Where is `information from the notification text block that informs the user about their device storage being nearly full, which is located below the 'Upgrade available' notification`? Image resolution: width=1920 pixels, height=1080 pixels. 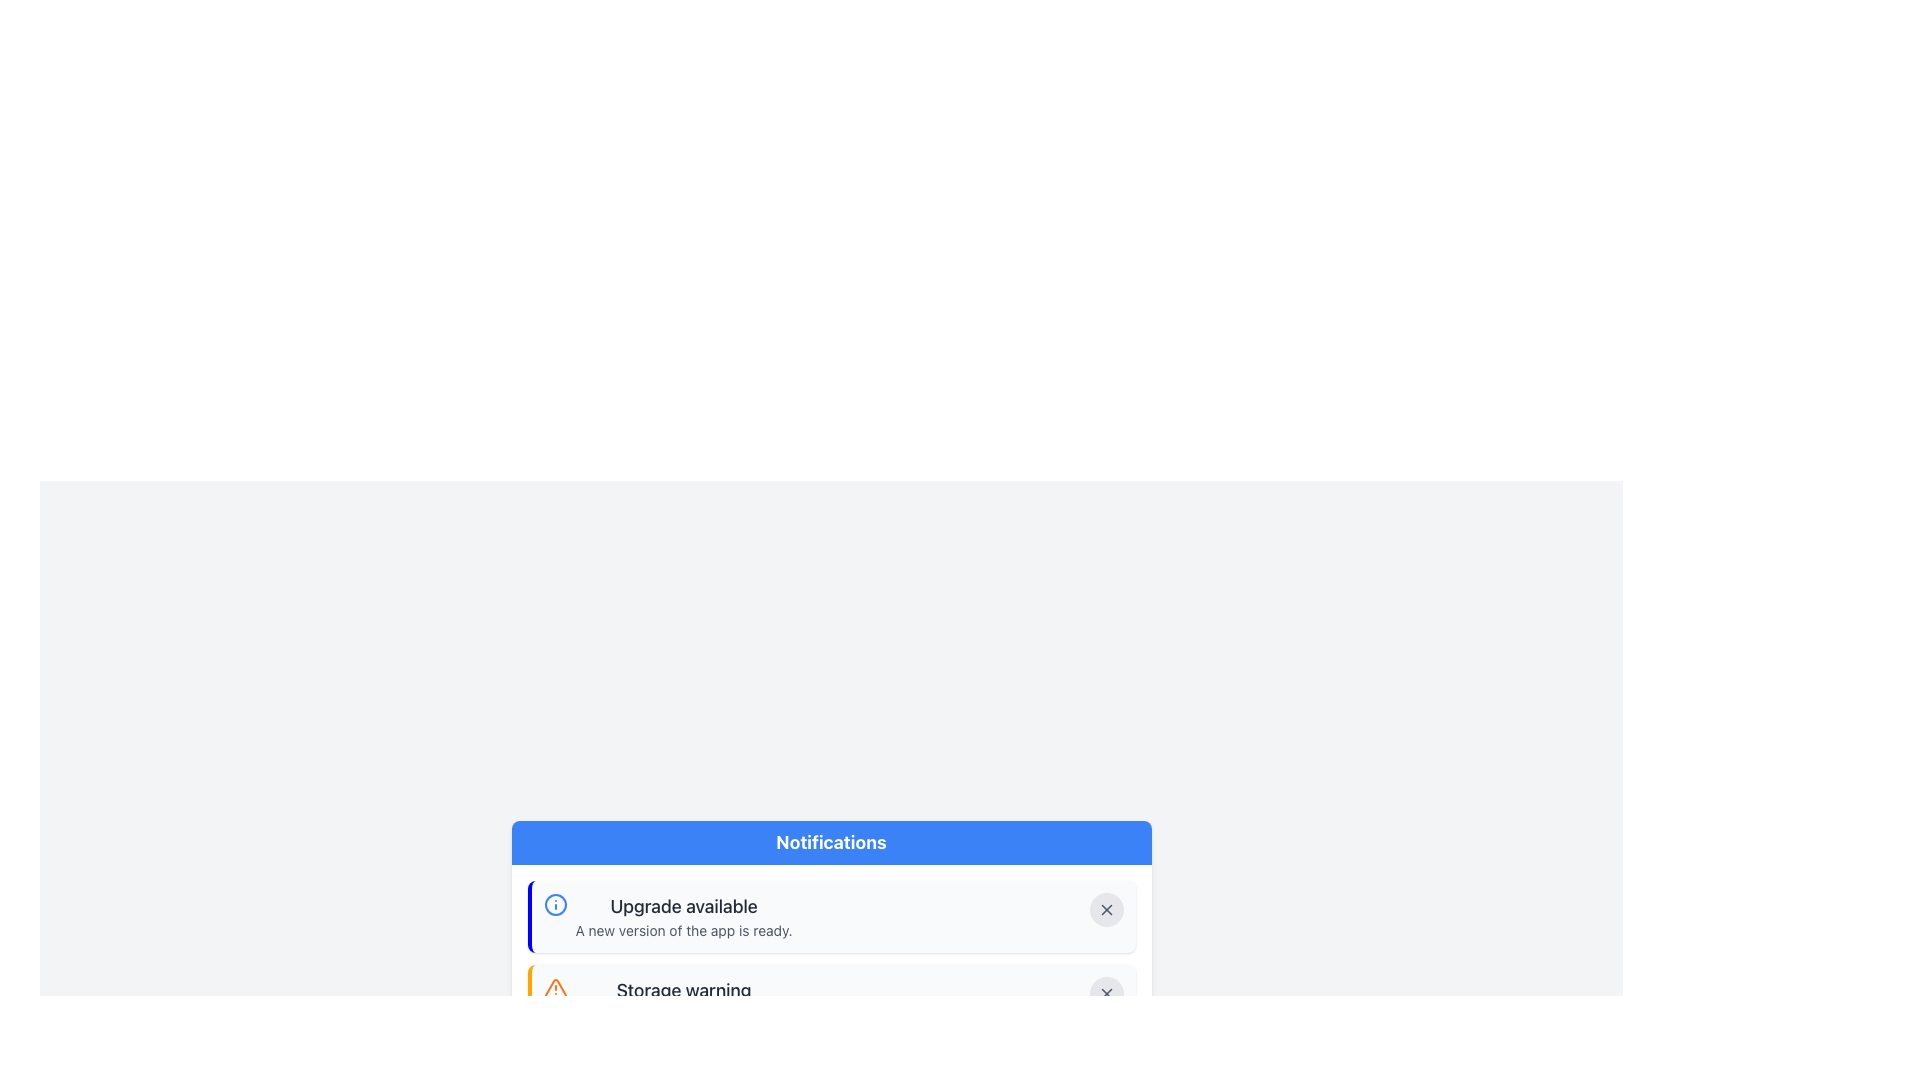
information from the notification text block that informs the user about their device storage being nearly full, which is located below the 'Upgrade available' notification is located at coordinates (683, 1001).